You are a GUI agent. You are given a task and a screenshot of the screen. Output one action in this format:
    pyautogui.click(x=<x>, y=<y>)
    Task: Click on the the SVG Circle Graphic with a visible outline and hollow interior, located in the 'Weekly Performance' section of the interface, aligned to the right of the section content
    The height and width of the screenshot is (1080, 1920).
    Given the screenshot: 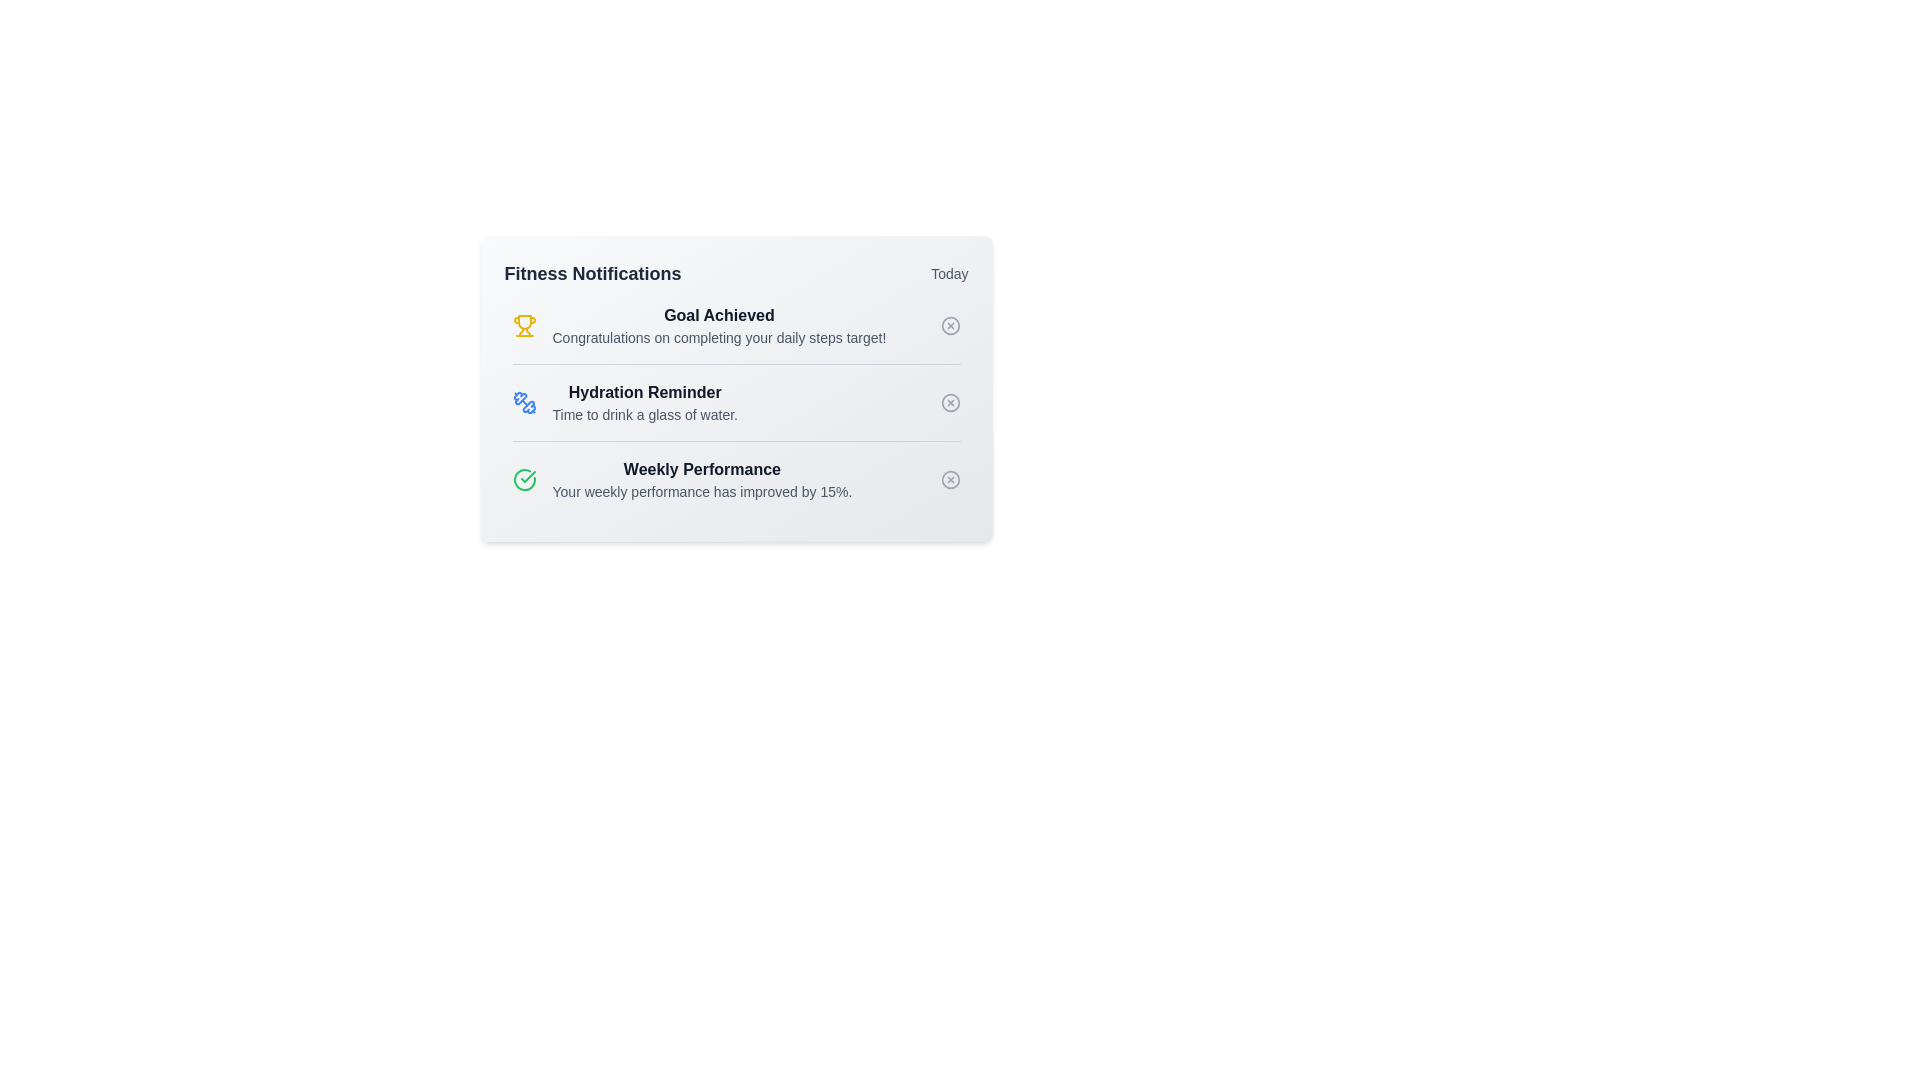 What is the action you would take?
    pyautogui.click(x=949, y=479)
    